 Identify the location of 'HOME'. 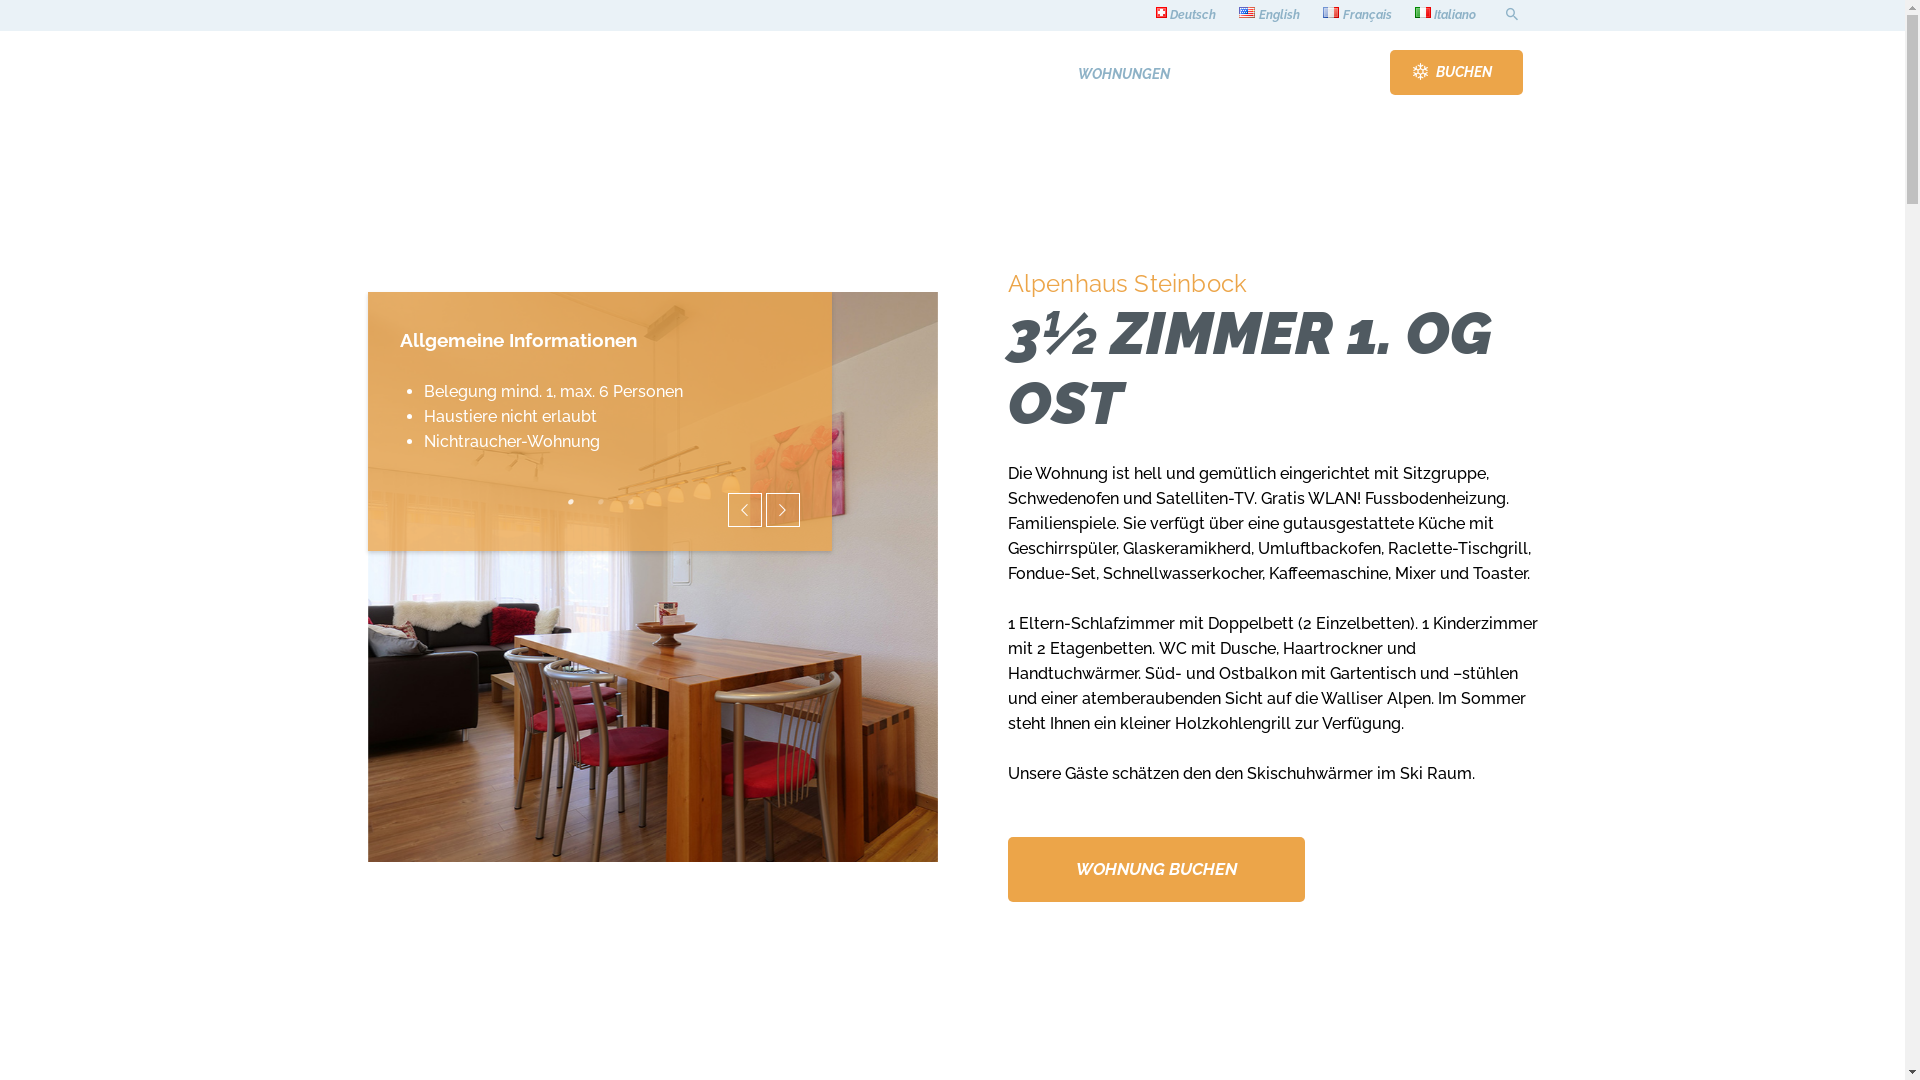
(984, 72).